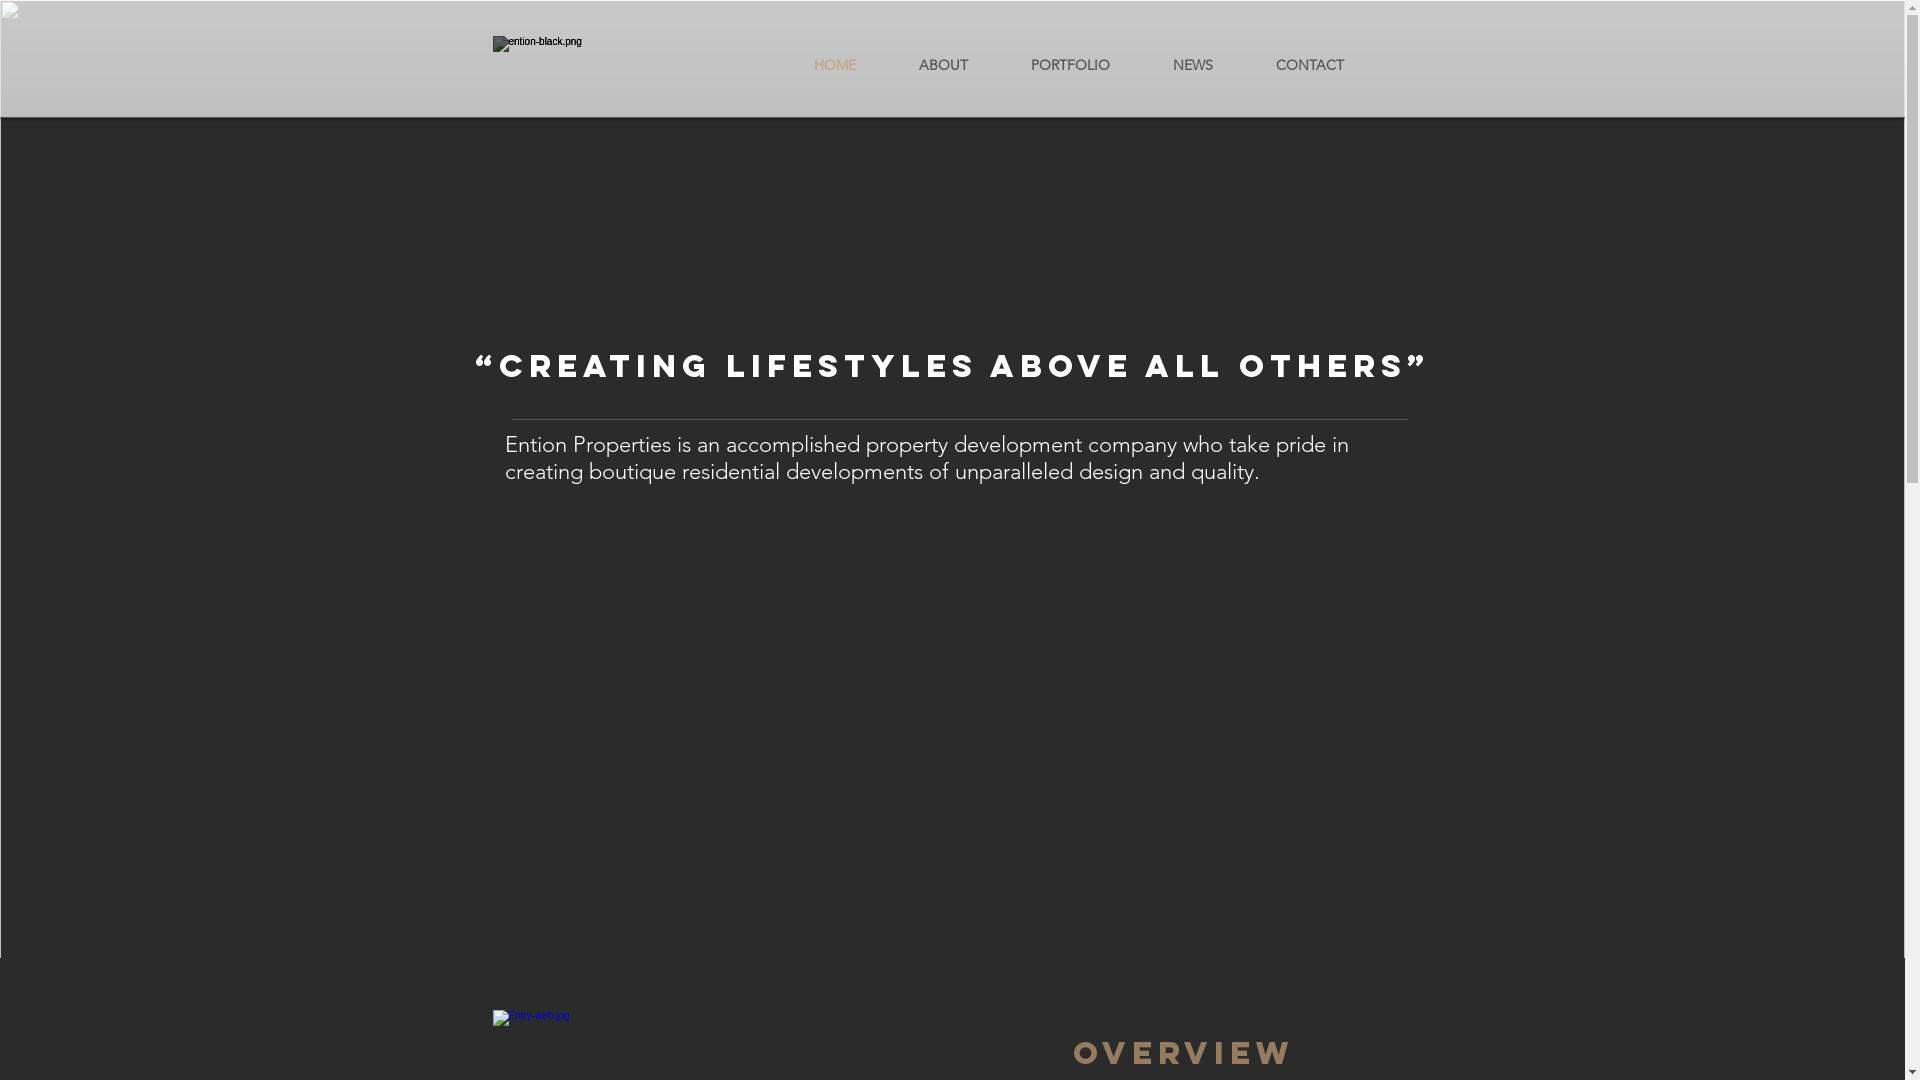 The width and height of the screenshot is (1920, 1080). I want to click on 'ABOUT', so click(943, 64).